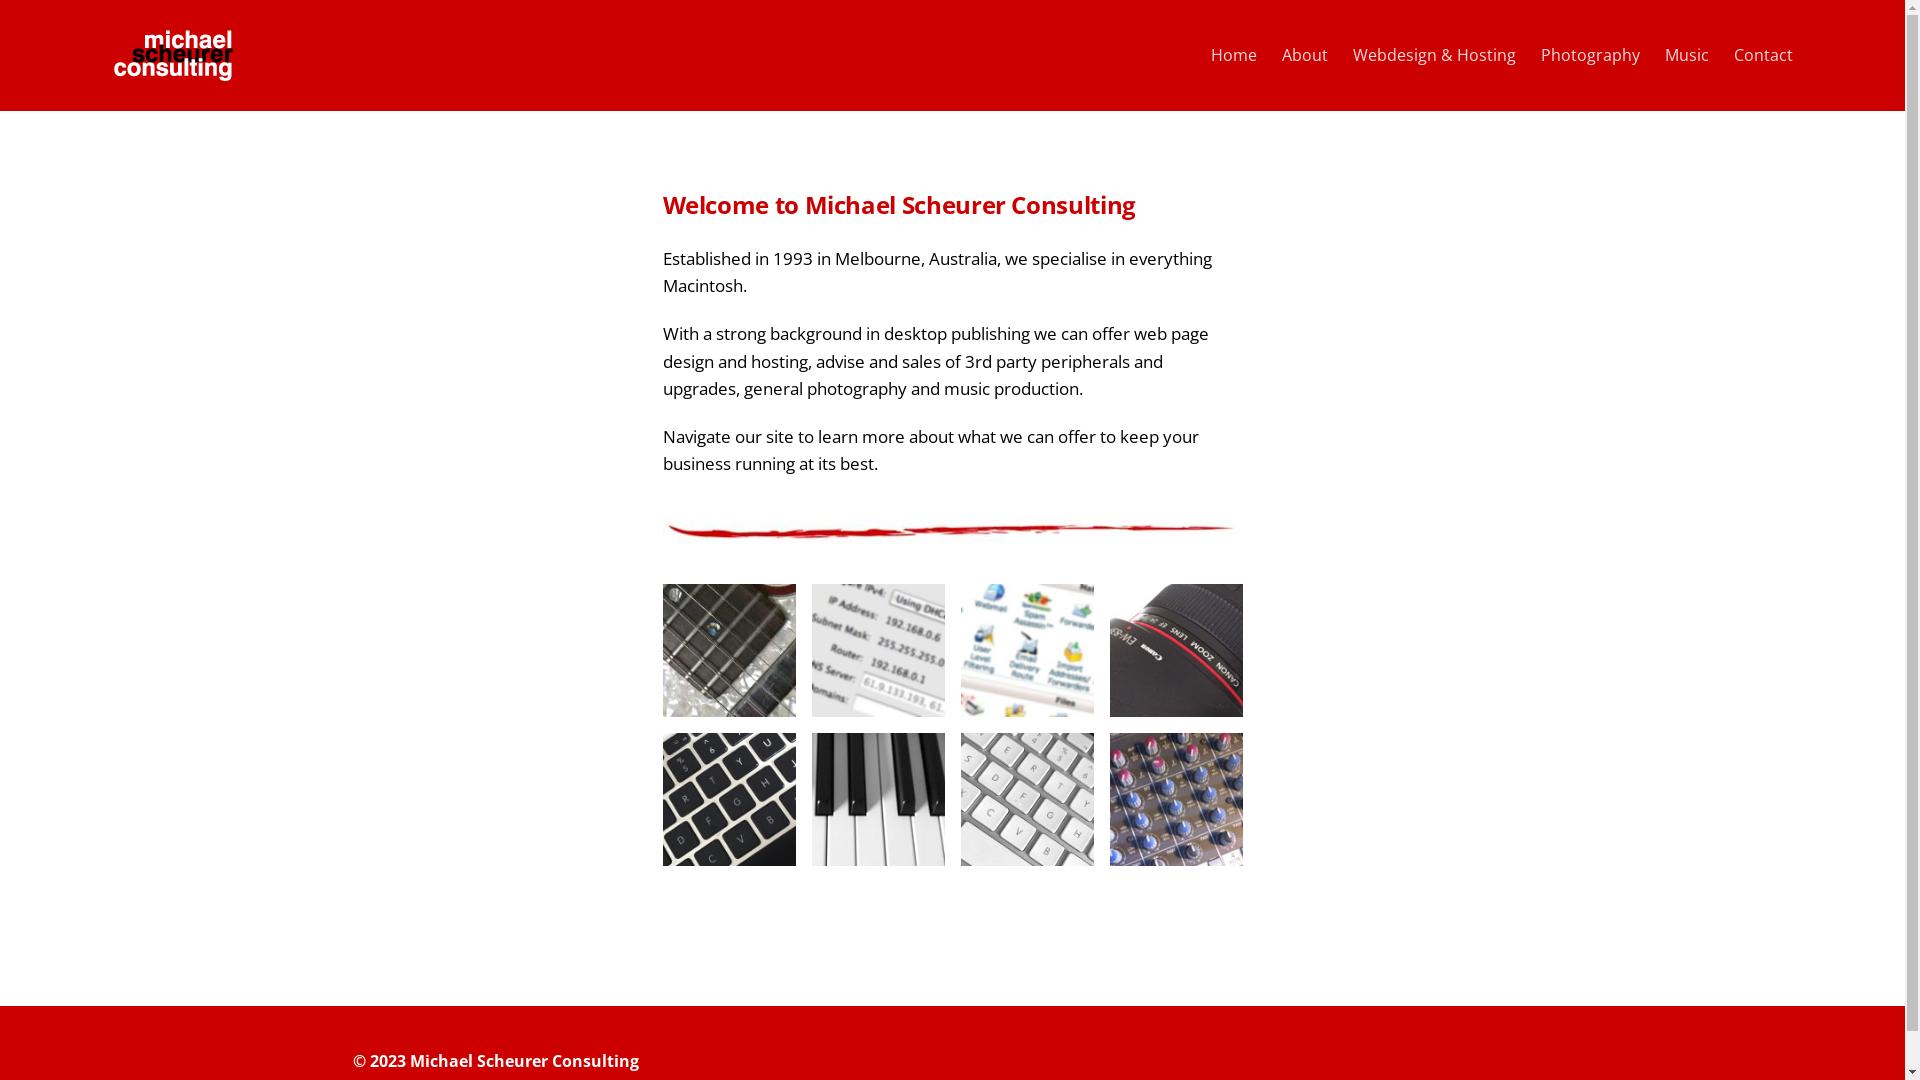  Describe the element at coordinates (1232, 54) in the screenshot. I see `'Home'` at that location.